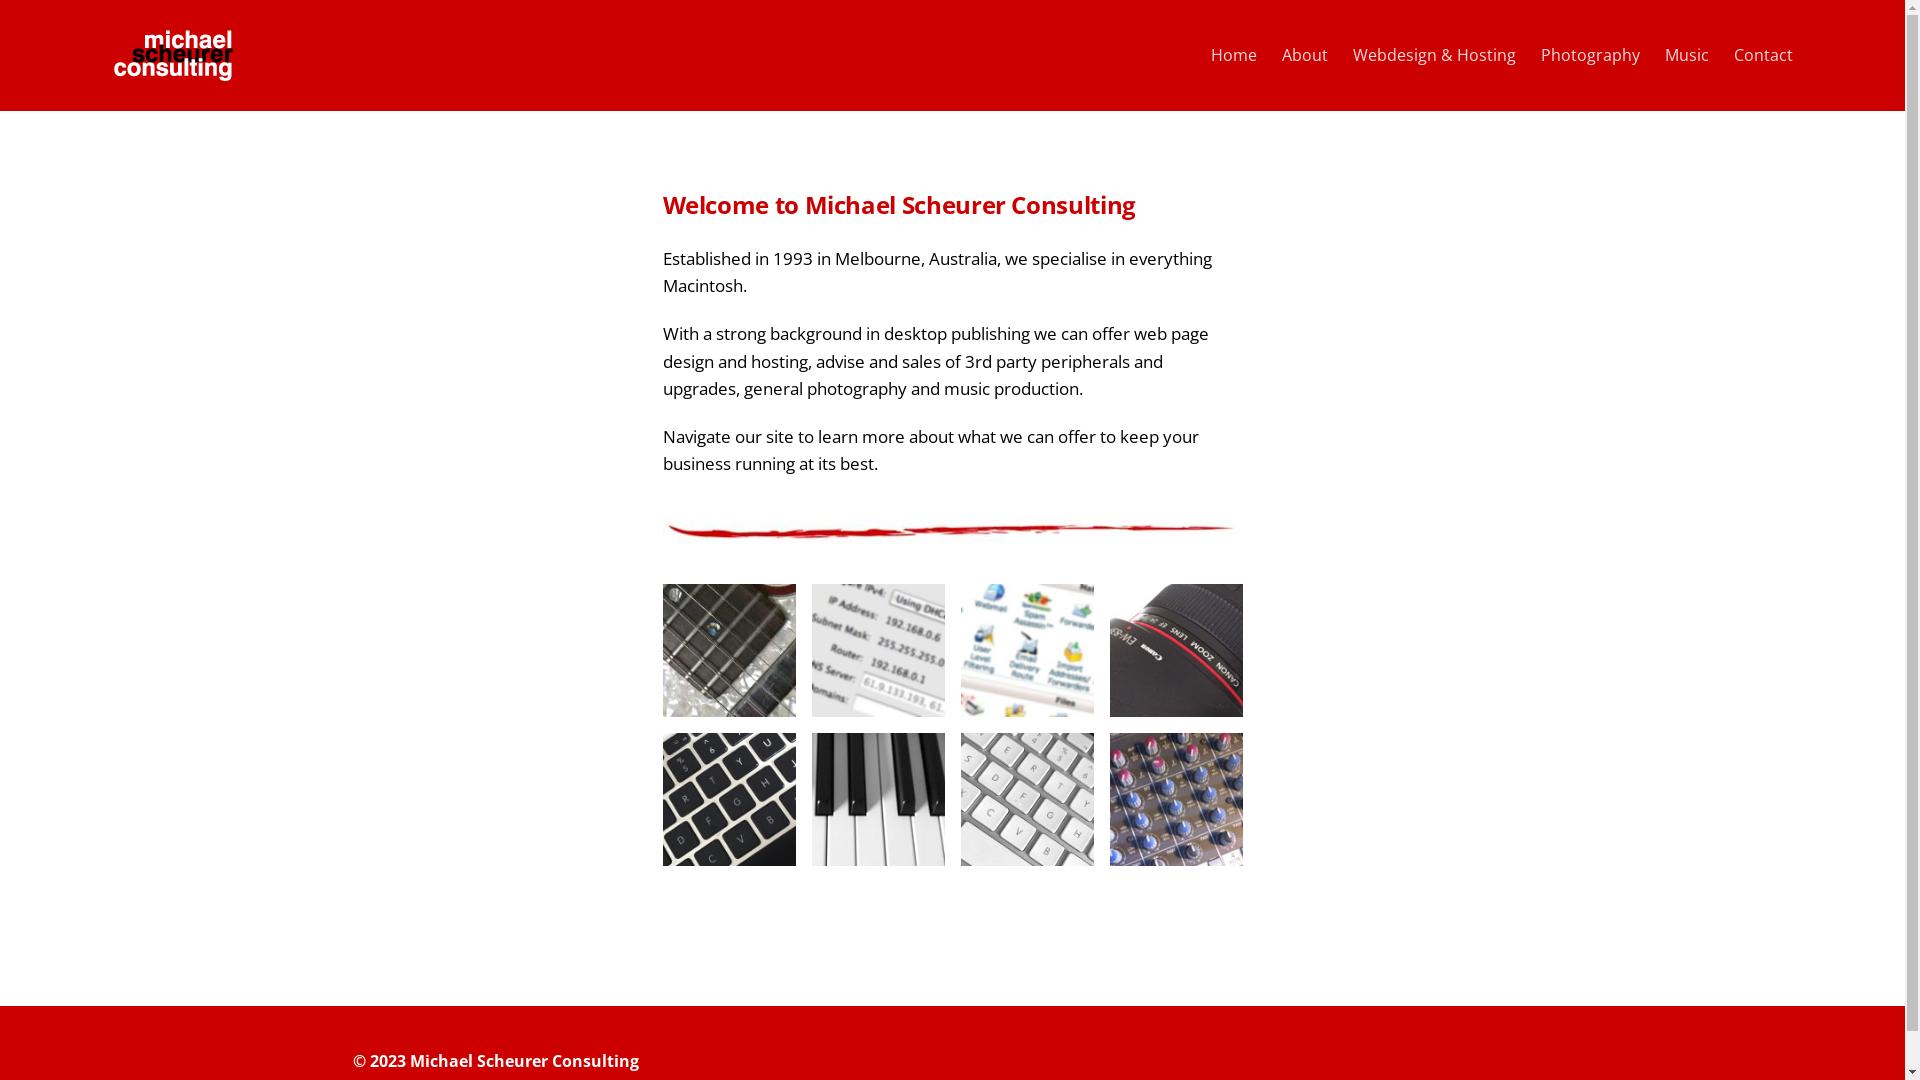  Describe the element at coordinates (1232, 54) in the screenshot. I see `'Home'` at that location.